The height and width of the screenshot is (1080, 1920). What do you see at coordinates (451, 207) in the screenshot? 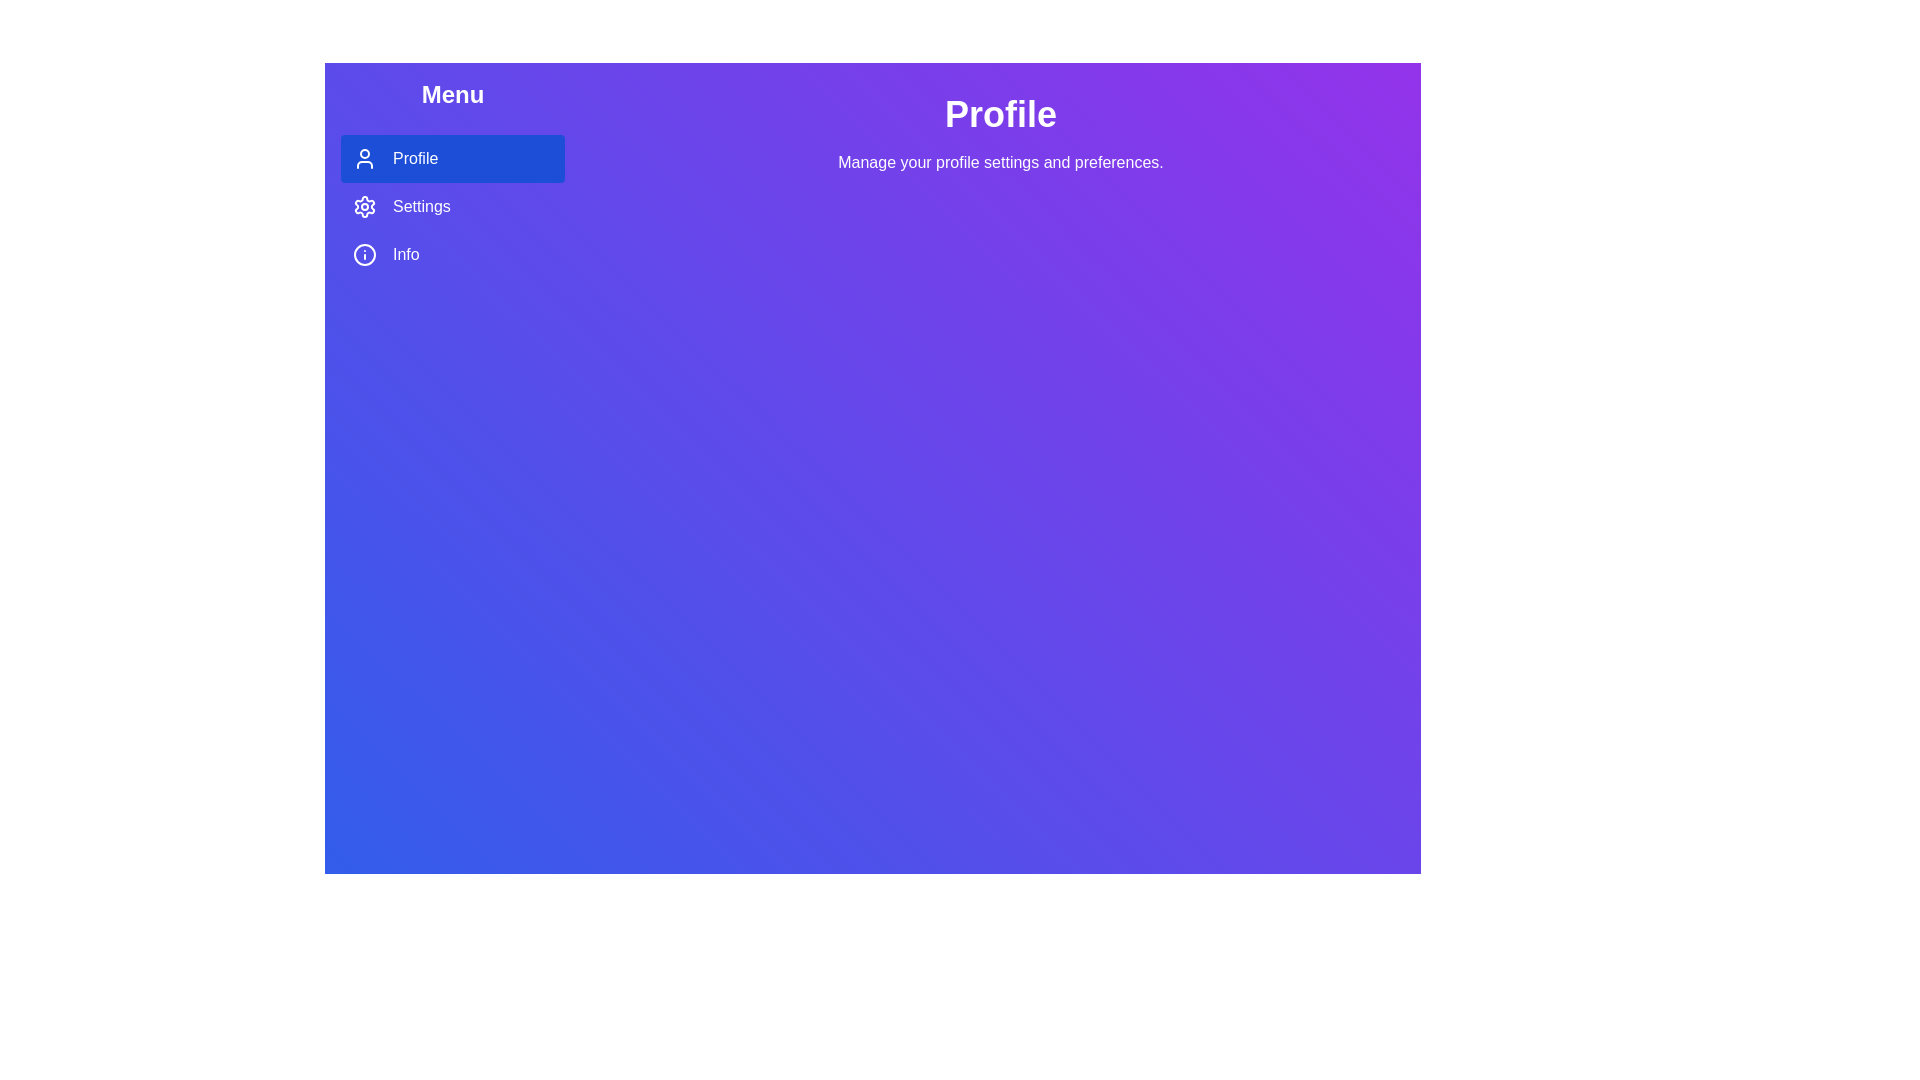
I see `the Settings tab` at bounding box center [451, 207].